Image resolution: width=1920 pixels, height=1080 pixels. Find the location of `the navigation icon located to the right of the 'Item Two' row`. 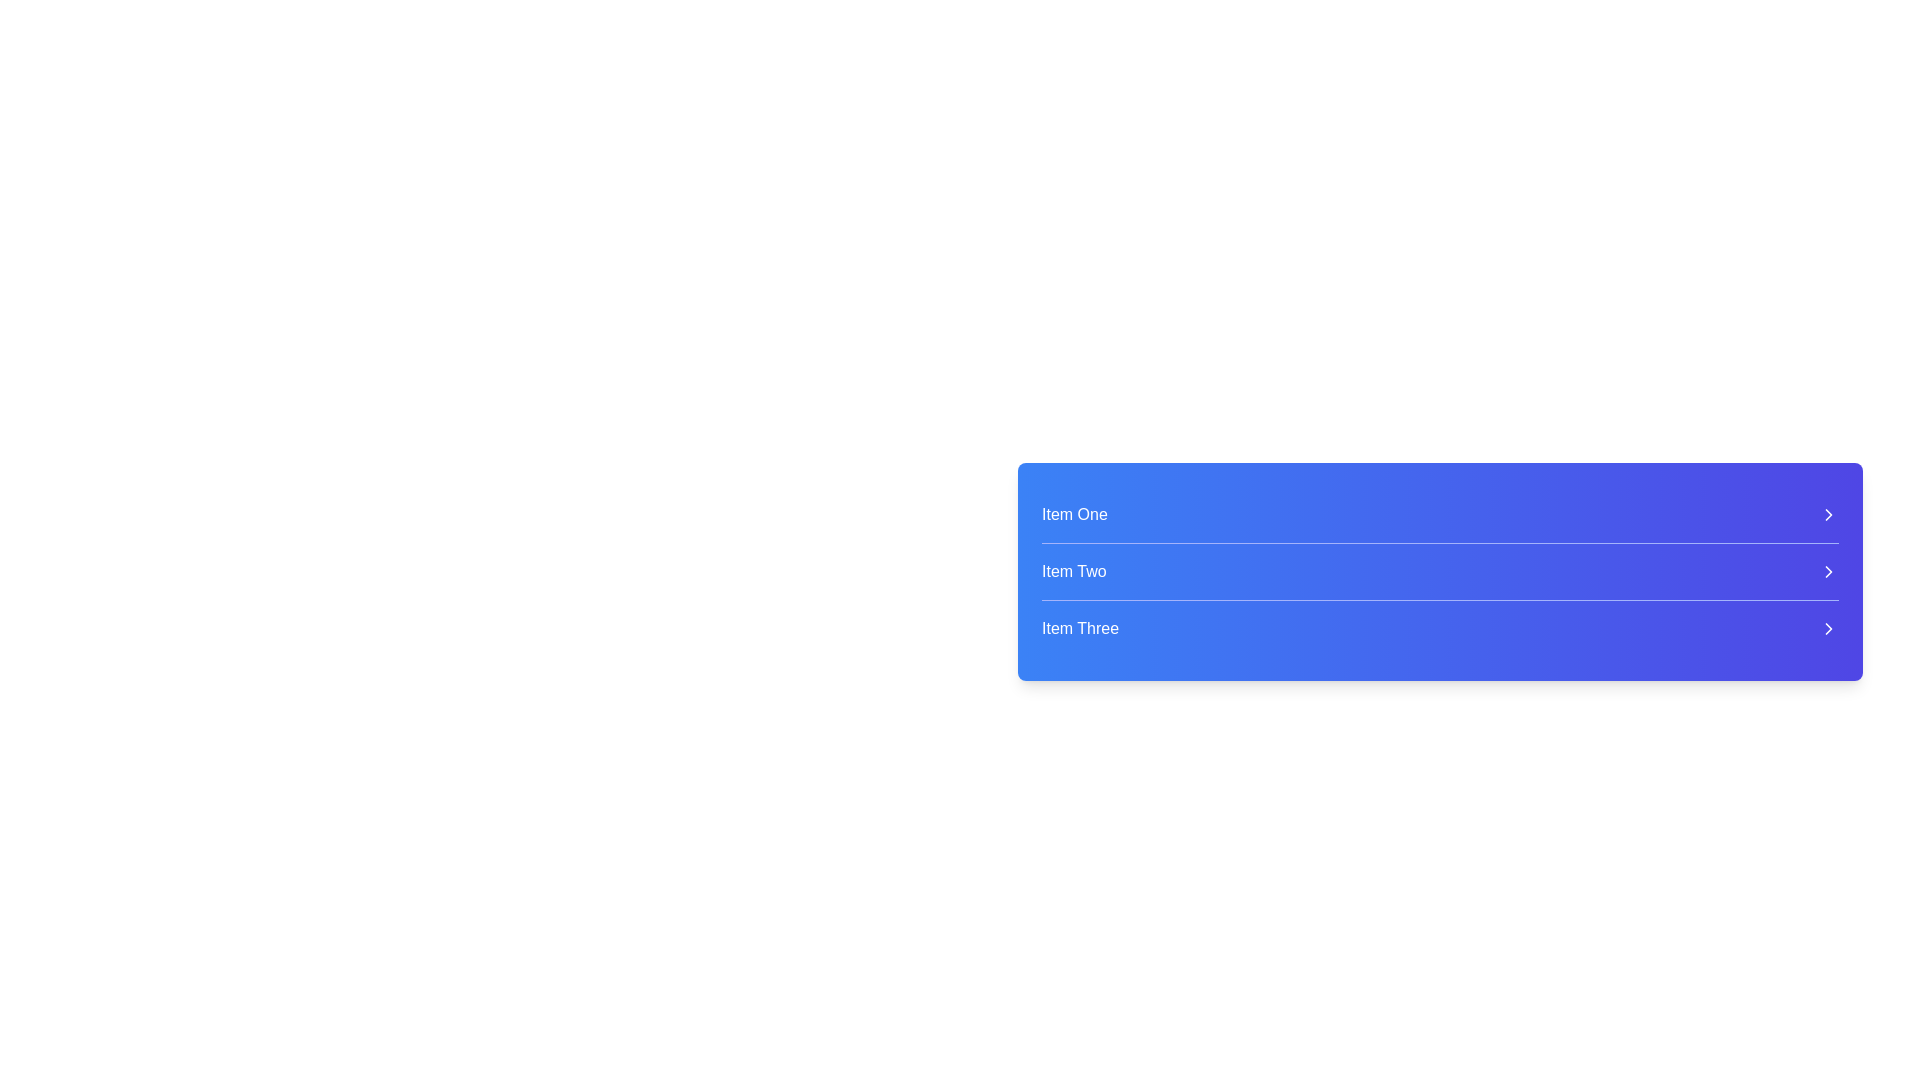

the navigation icon located to the right of the 'Item Two' row is located at coordinates (1828, 571).